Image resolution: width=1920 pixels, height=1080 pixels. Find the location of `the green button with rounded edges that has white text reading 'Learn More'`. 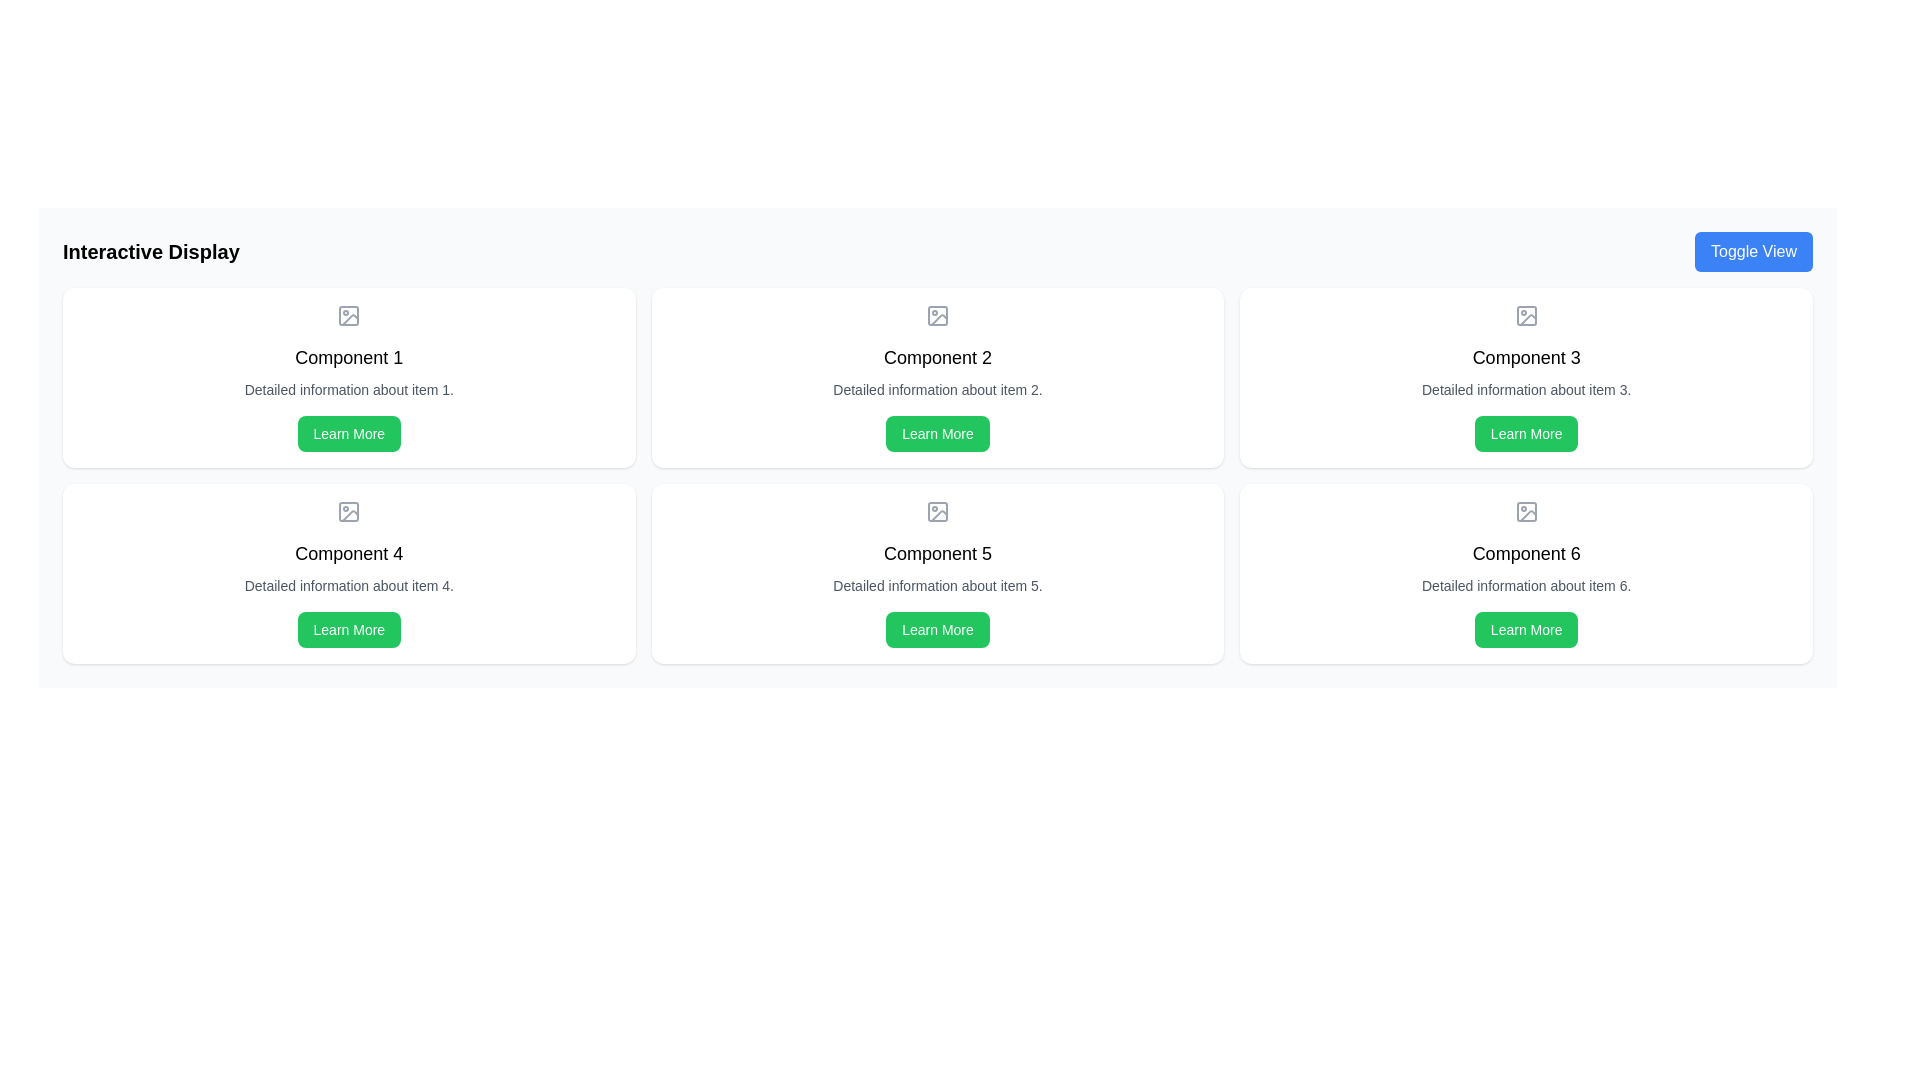

the green button with rounded edges that has white text reading 'Learn More' is located at coordinates (349, 433).